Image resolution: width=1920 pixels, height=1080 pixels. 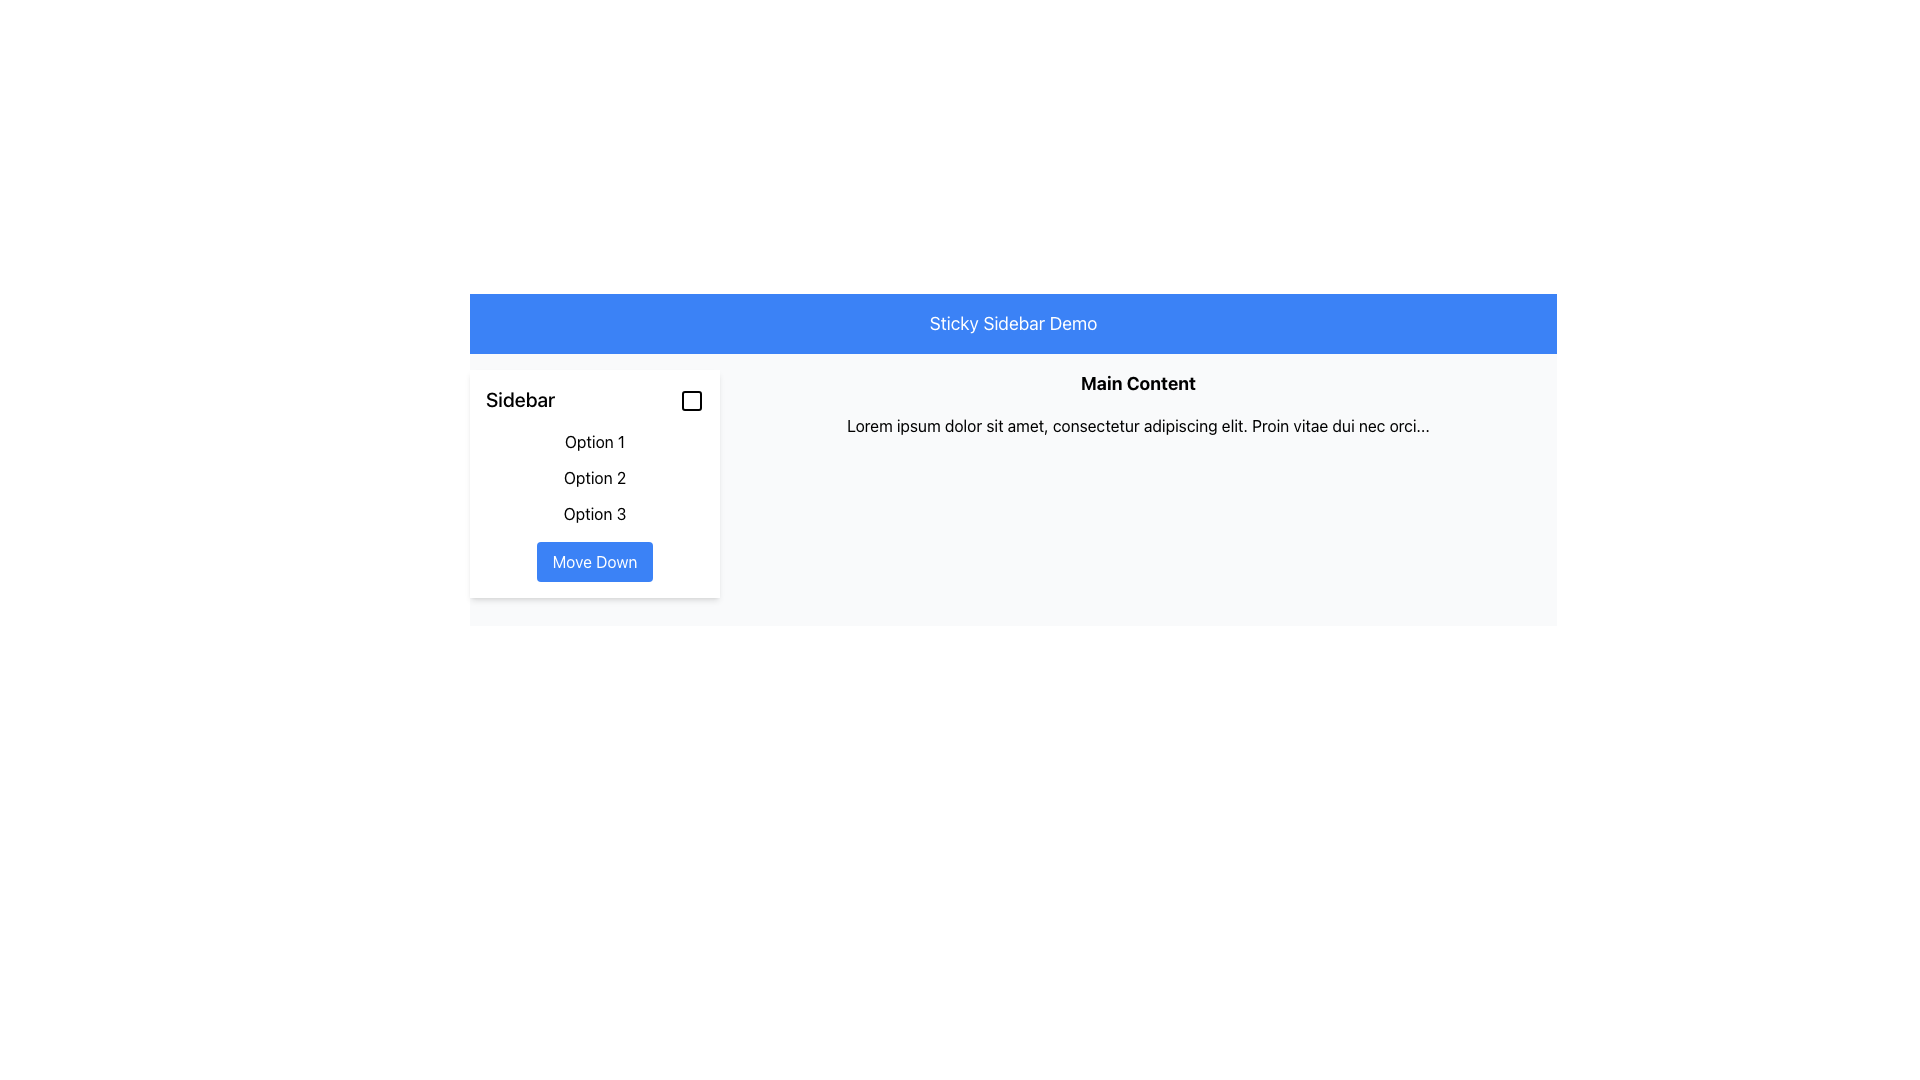 What do you see at coordinates (594, 441) in the screenshot?
I see `the first hyperlink in the vertical list of options located in the sidebar` at bounding box center [594, 441].